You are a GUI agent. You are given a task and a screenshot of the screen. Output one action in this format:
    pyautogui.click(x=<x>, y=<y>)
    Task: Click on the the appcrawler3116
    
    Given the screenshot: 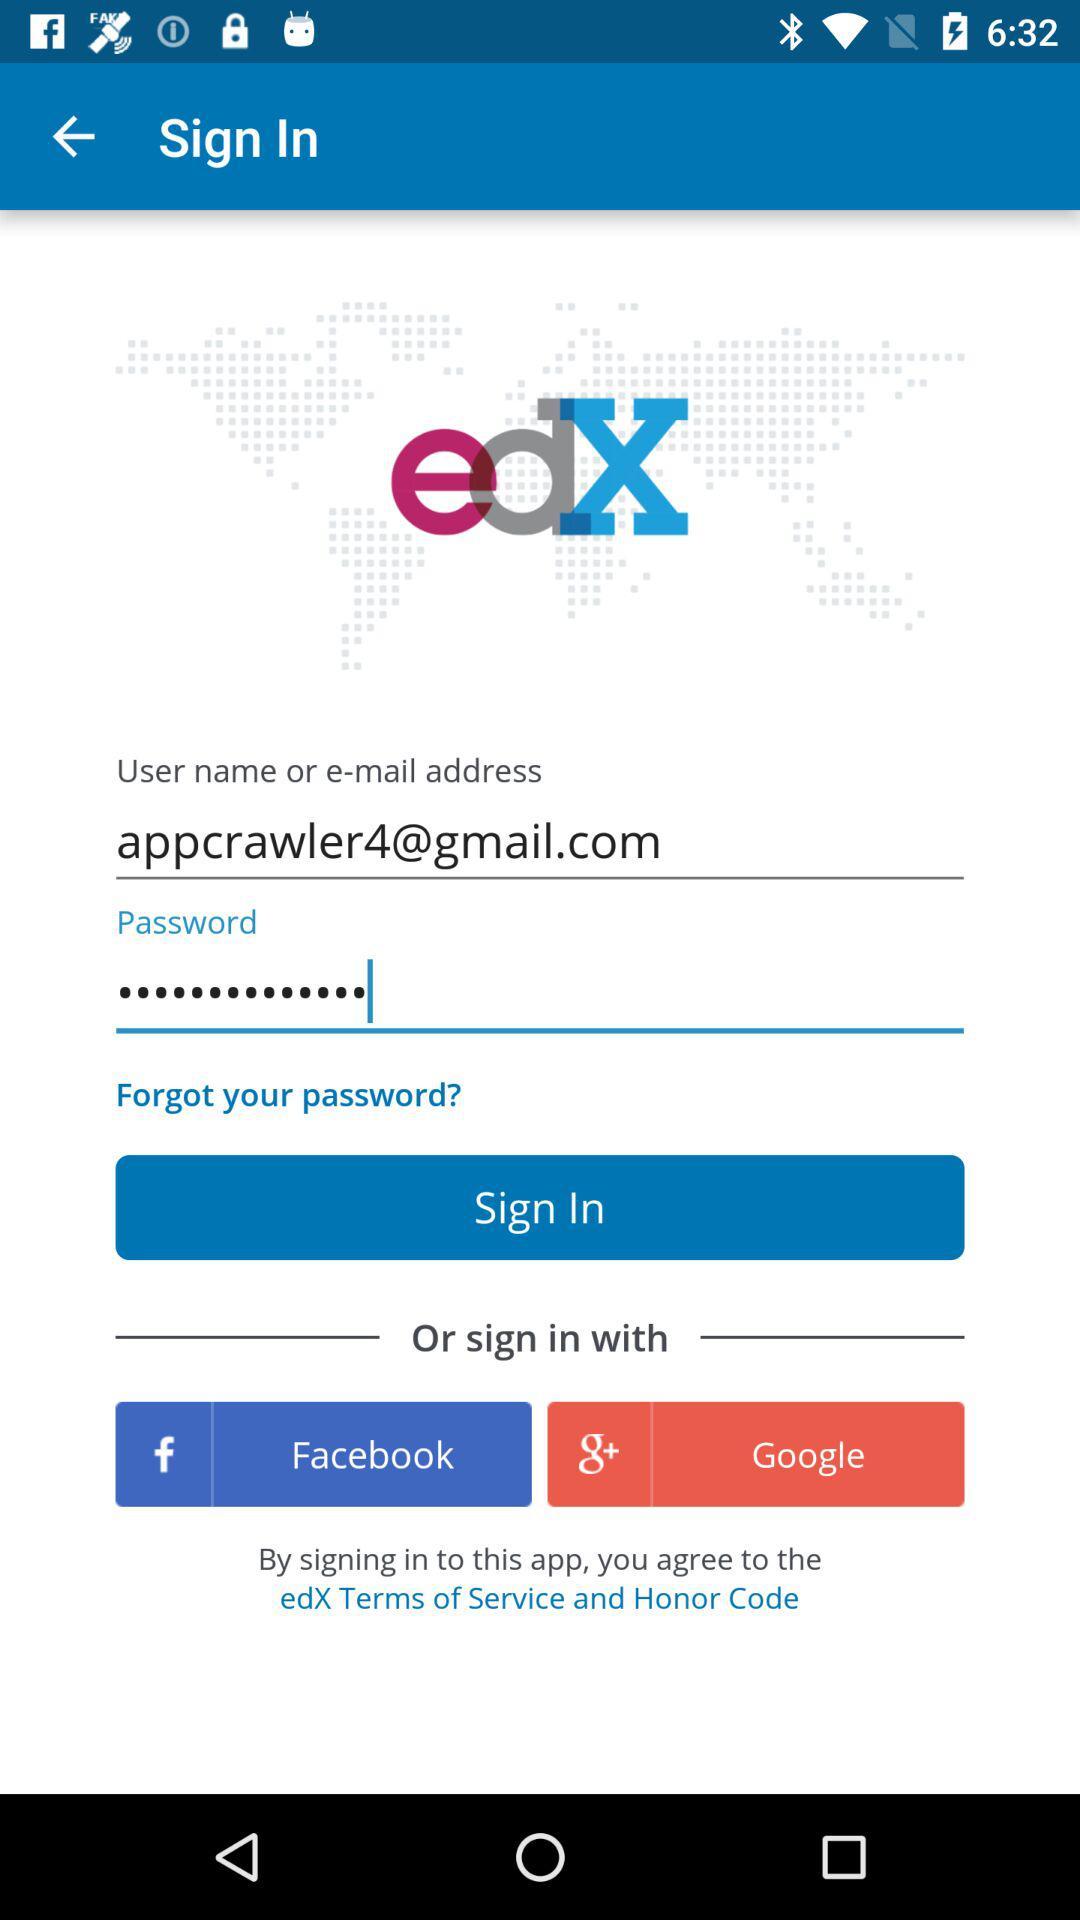 What is the action you would take?
    pyautogui.click(x=540, y=992)
    